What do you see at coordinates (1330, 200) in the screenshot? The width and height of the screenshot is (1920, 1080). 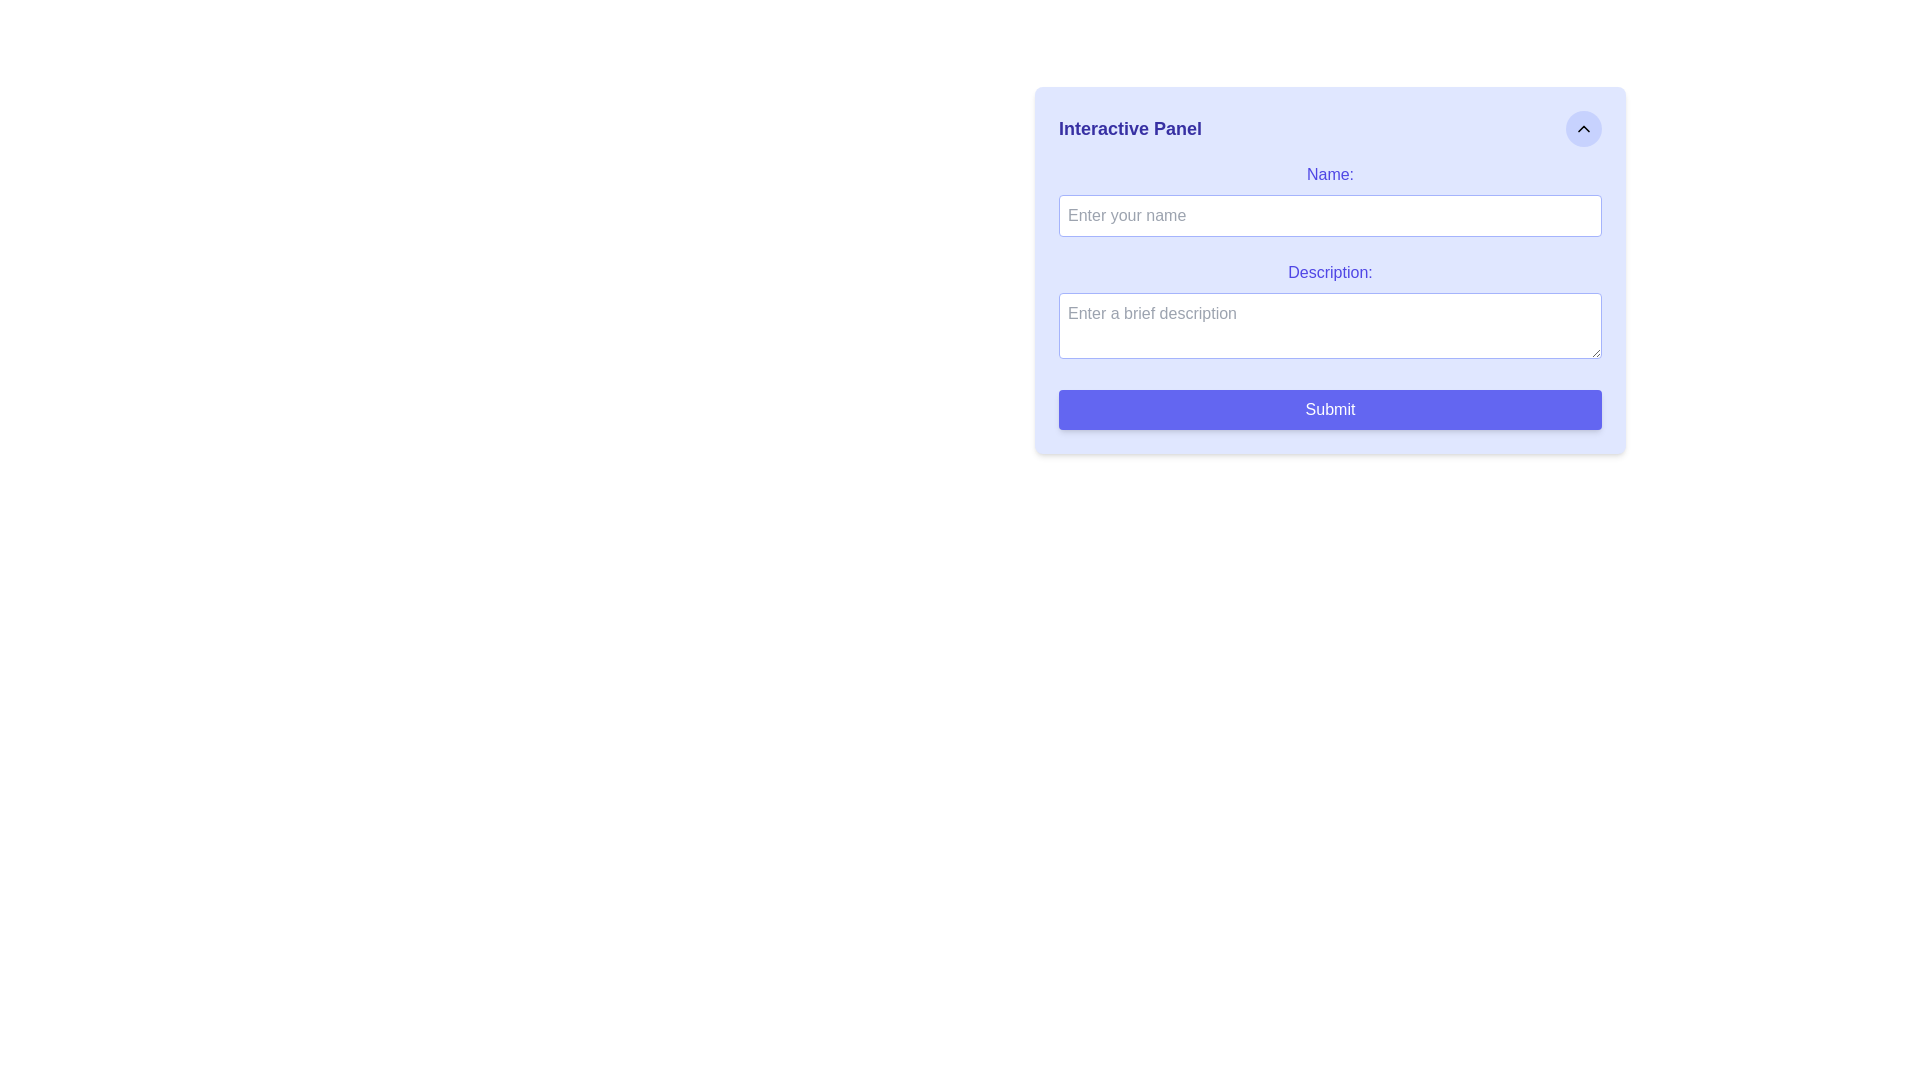 I see `the input box of the labeled text input field for 'Name:' to focus on it` at bounding box center [1330, 200].